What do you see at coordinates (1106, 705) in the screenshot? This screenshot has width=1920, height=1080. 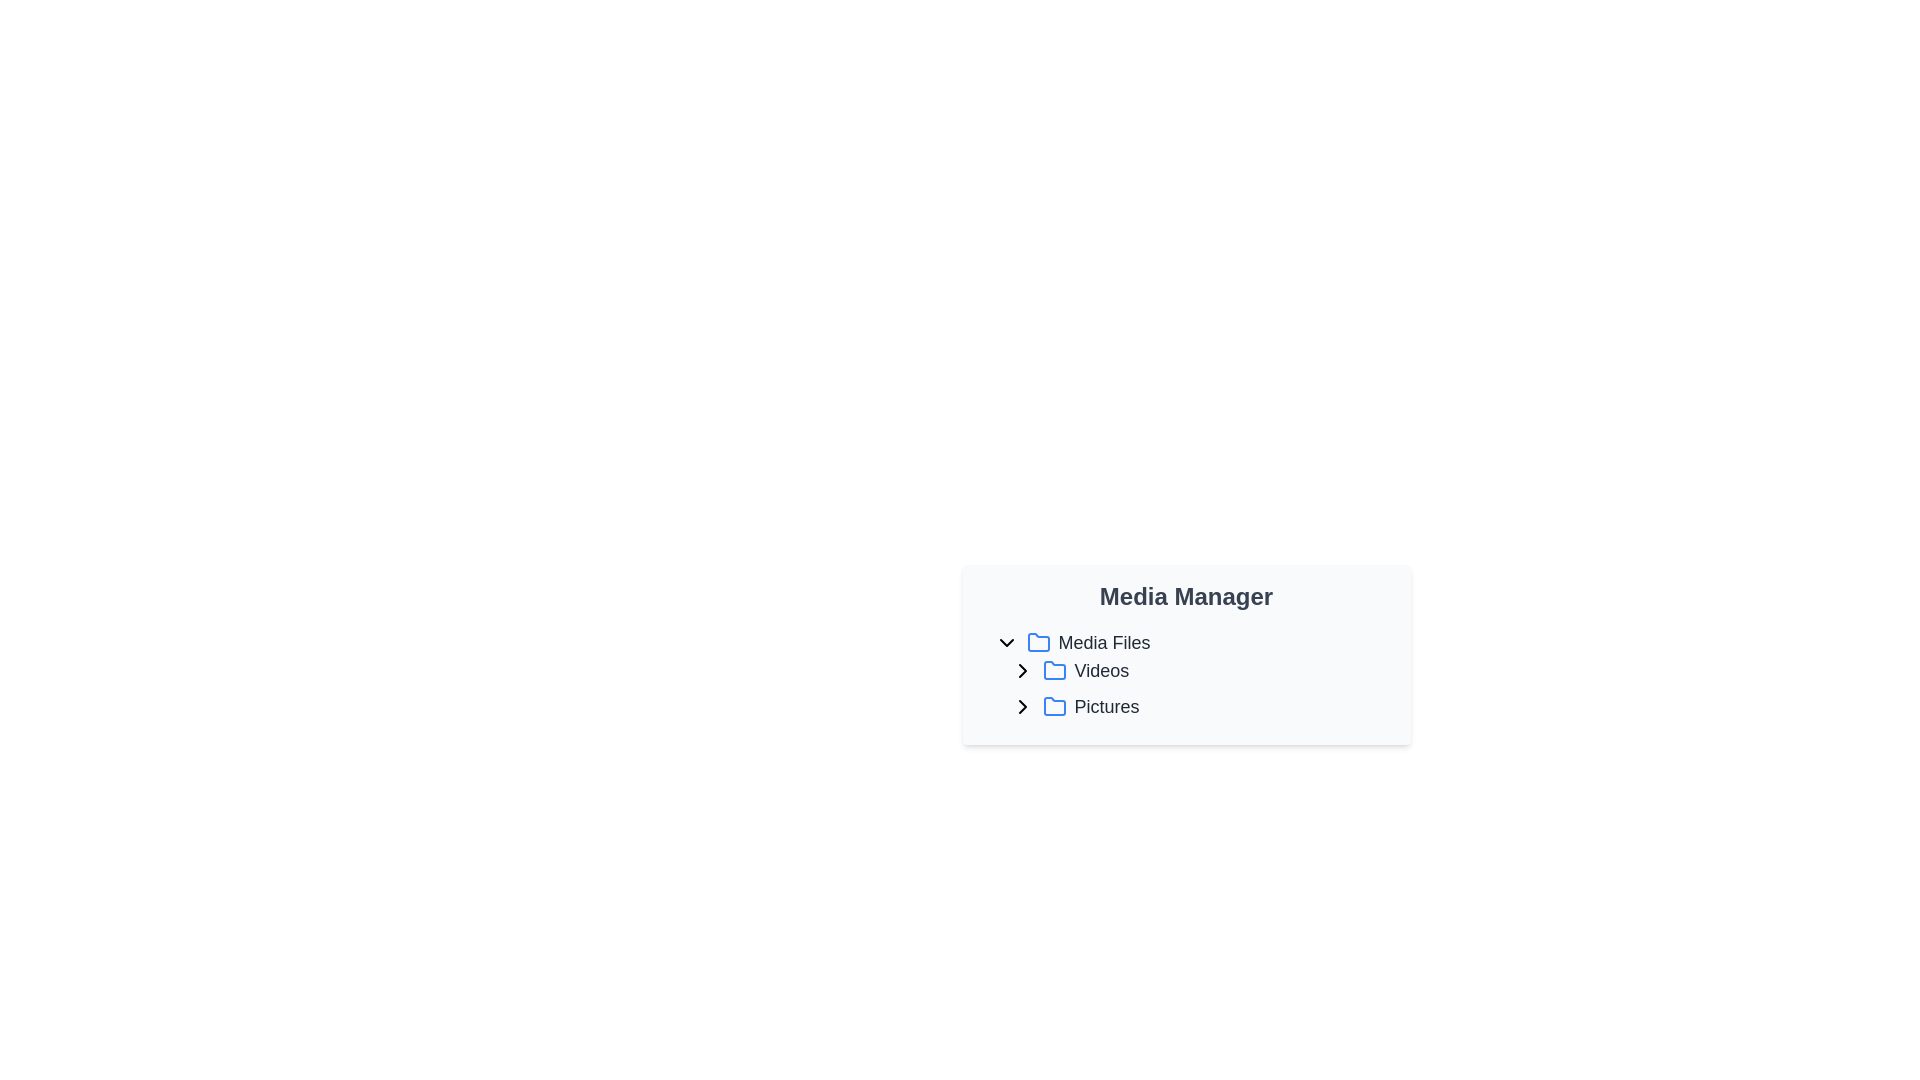 I see `the non-interactive 'Pictures' label in the Media Manager file hierarchy` at bounding box center [1106, 705].